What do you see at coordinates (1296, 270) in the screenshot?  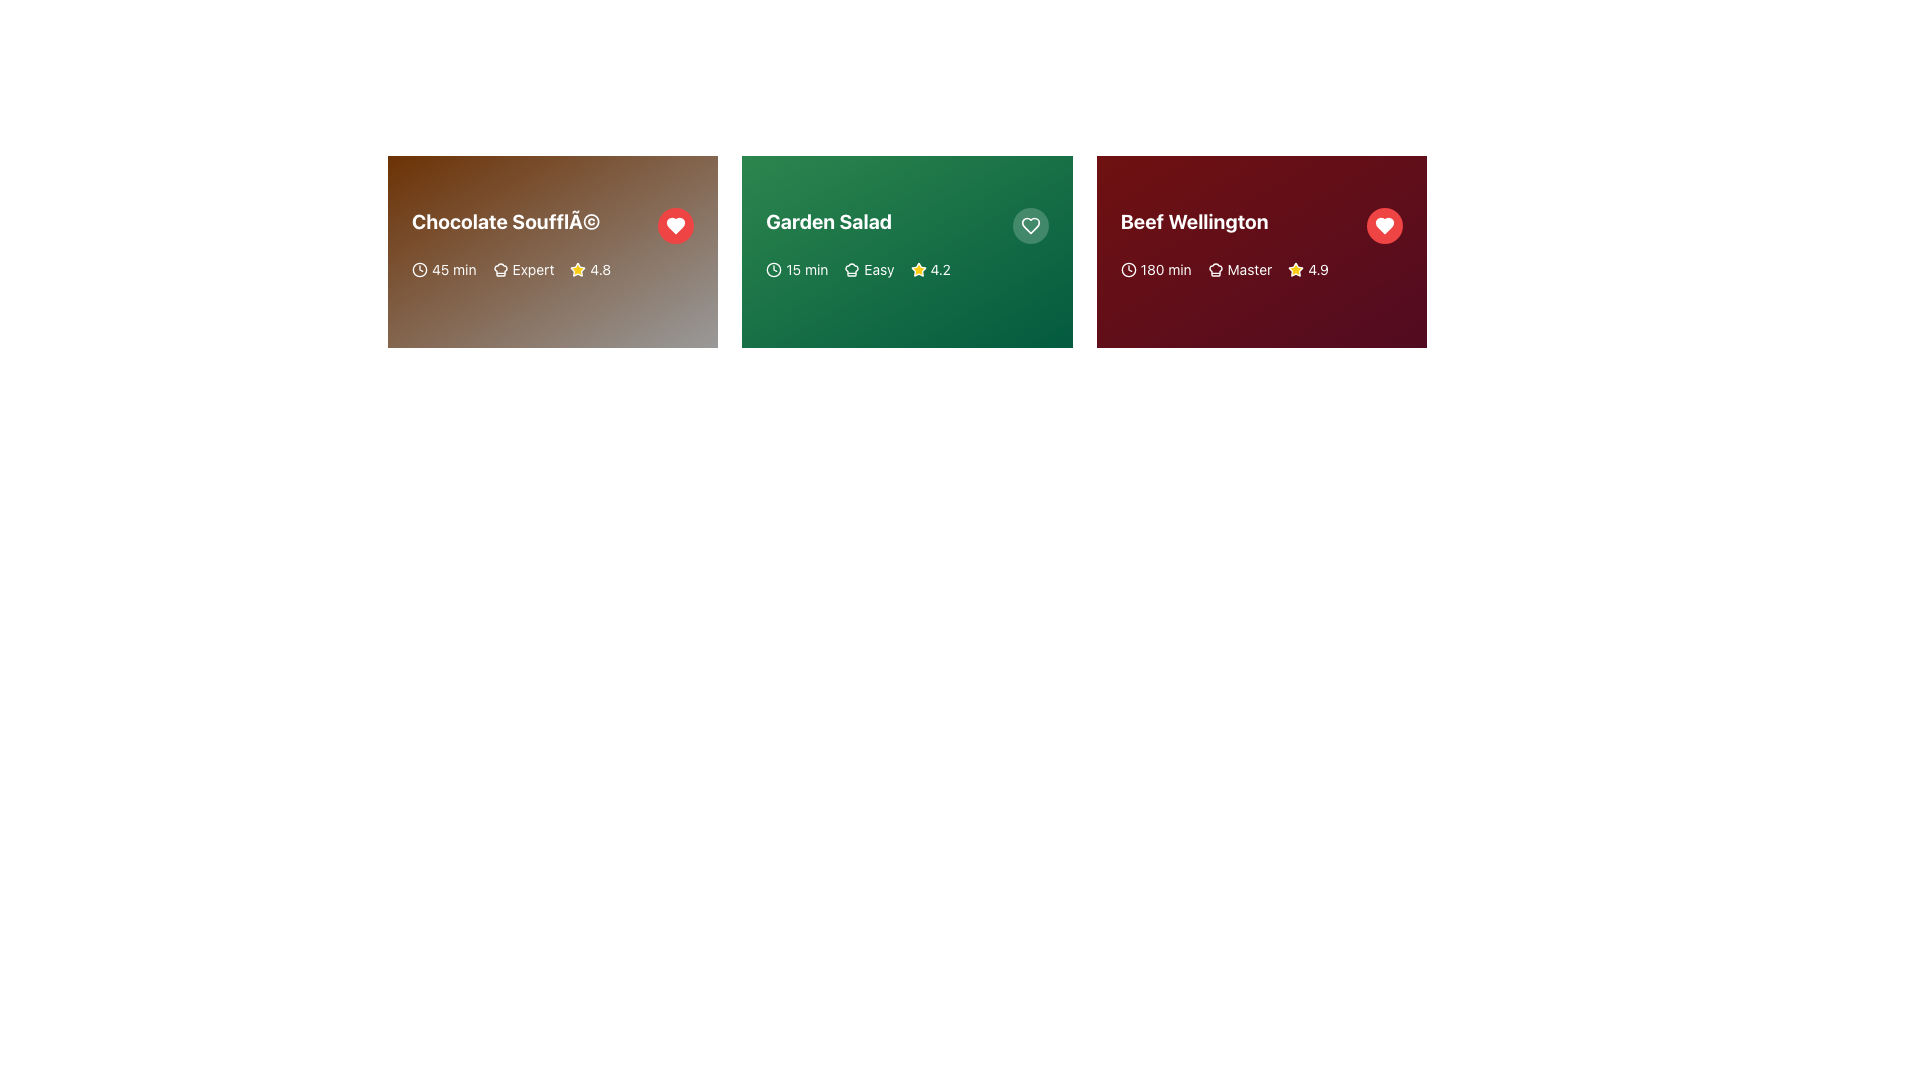 I see `the star icon representing the rating for the 'Beef Wellington' recipe card, which is located near the rating value '4.9' in the bottom right corner` at bounding box center [1296, 270].